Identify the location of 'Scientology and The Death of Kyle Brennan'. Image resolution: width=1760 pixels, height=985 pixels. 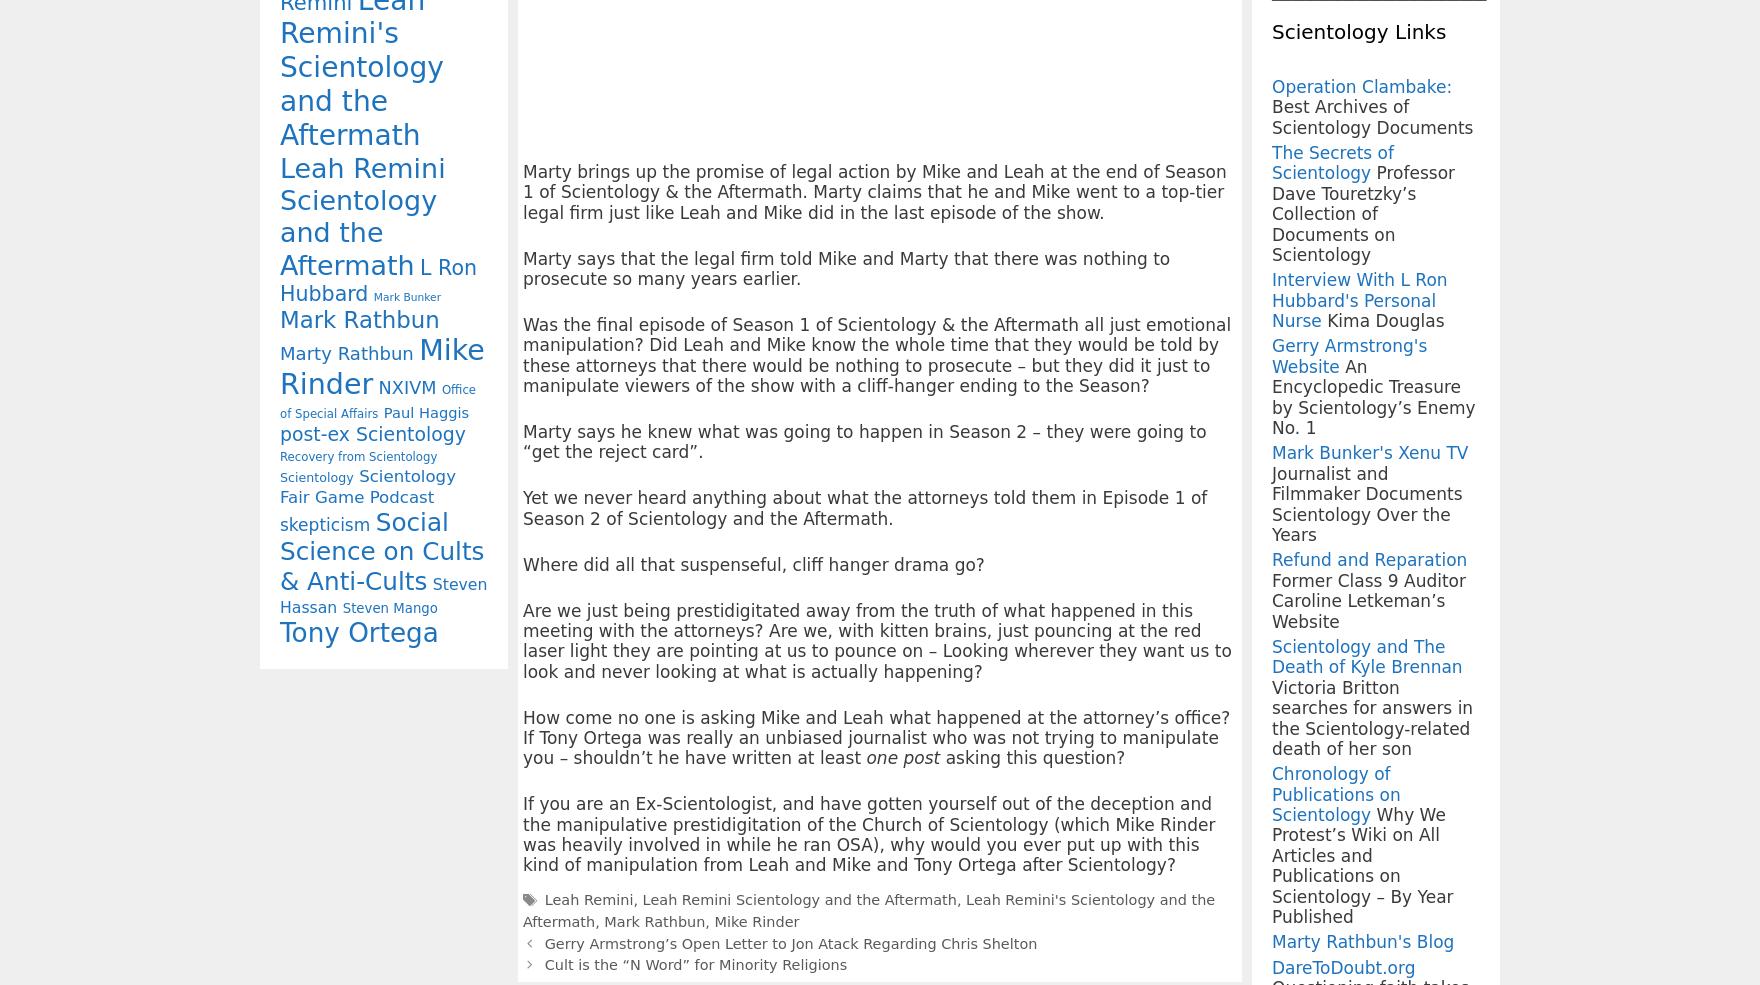
(1366, 655).